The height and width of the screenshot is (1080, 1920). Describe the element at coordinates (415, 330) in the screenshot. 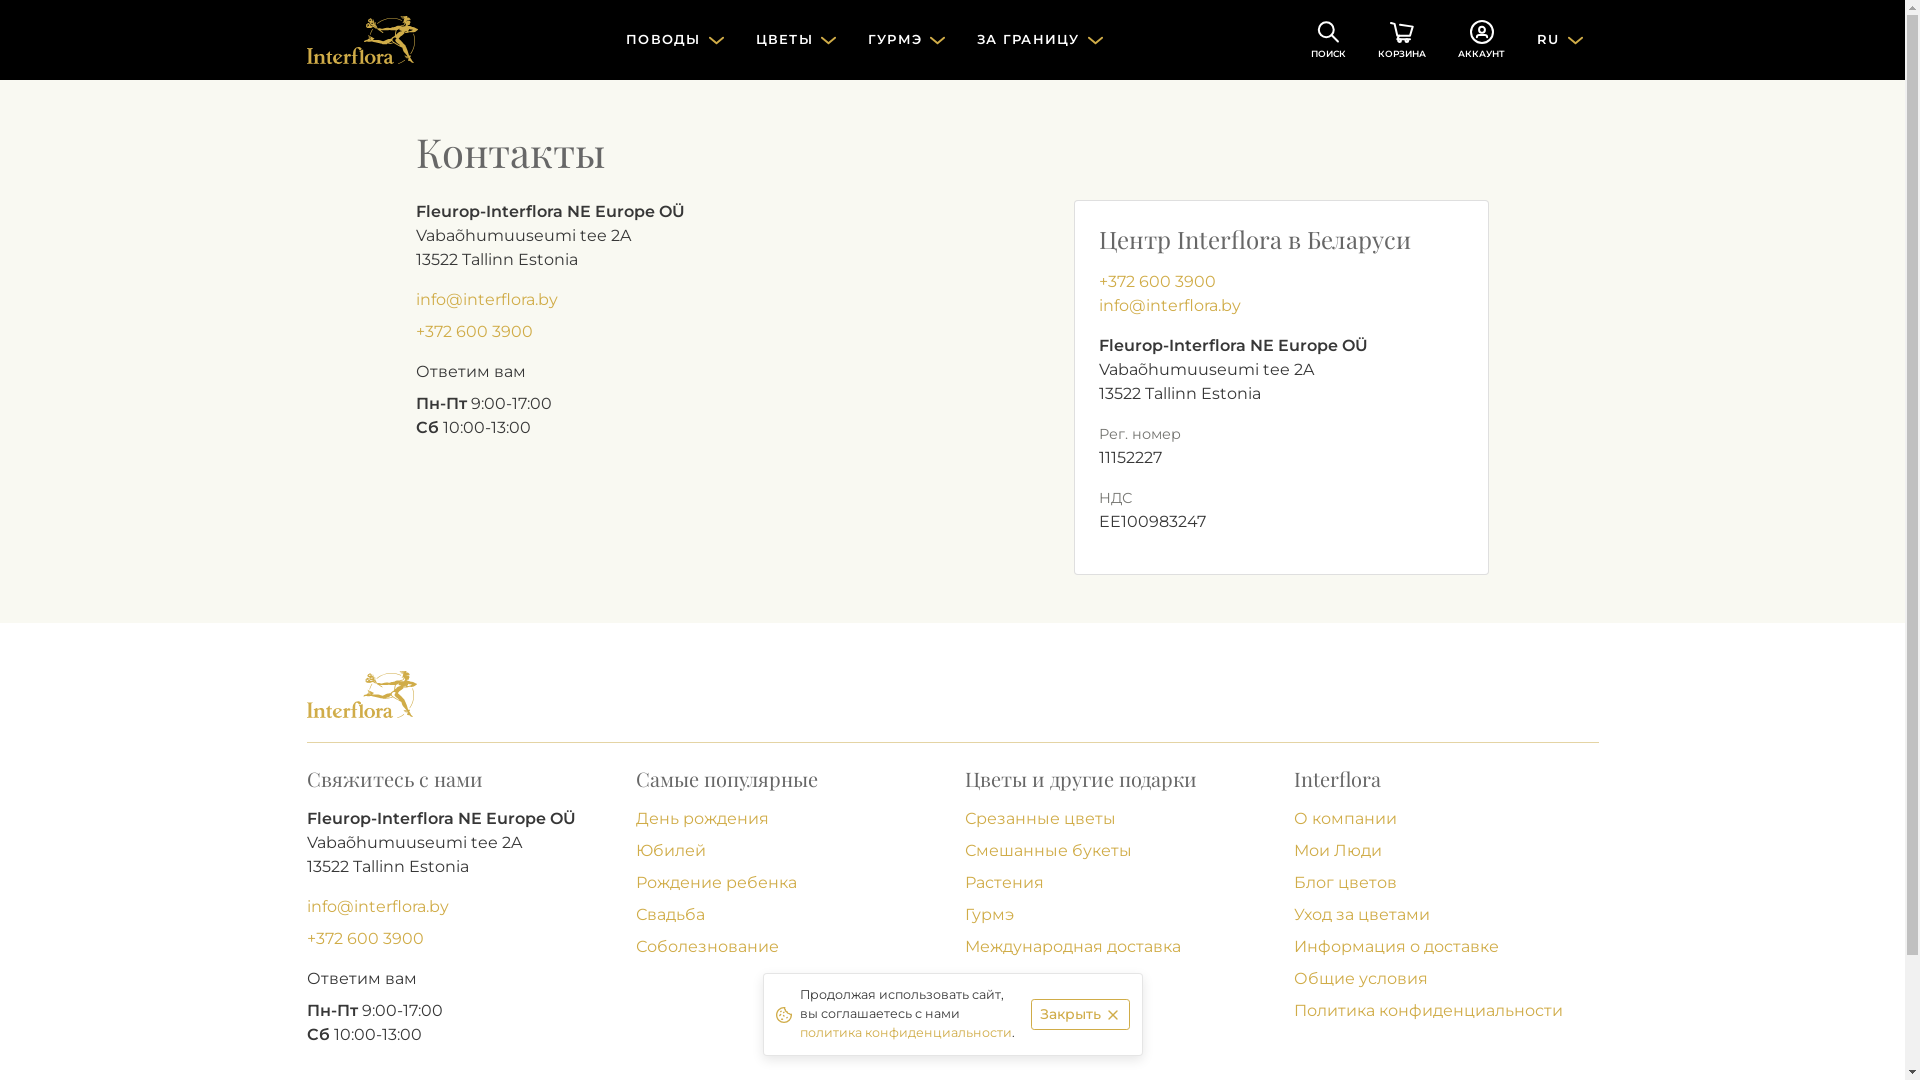

I see `'+372 600 3900'` at that location.